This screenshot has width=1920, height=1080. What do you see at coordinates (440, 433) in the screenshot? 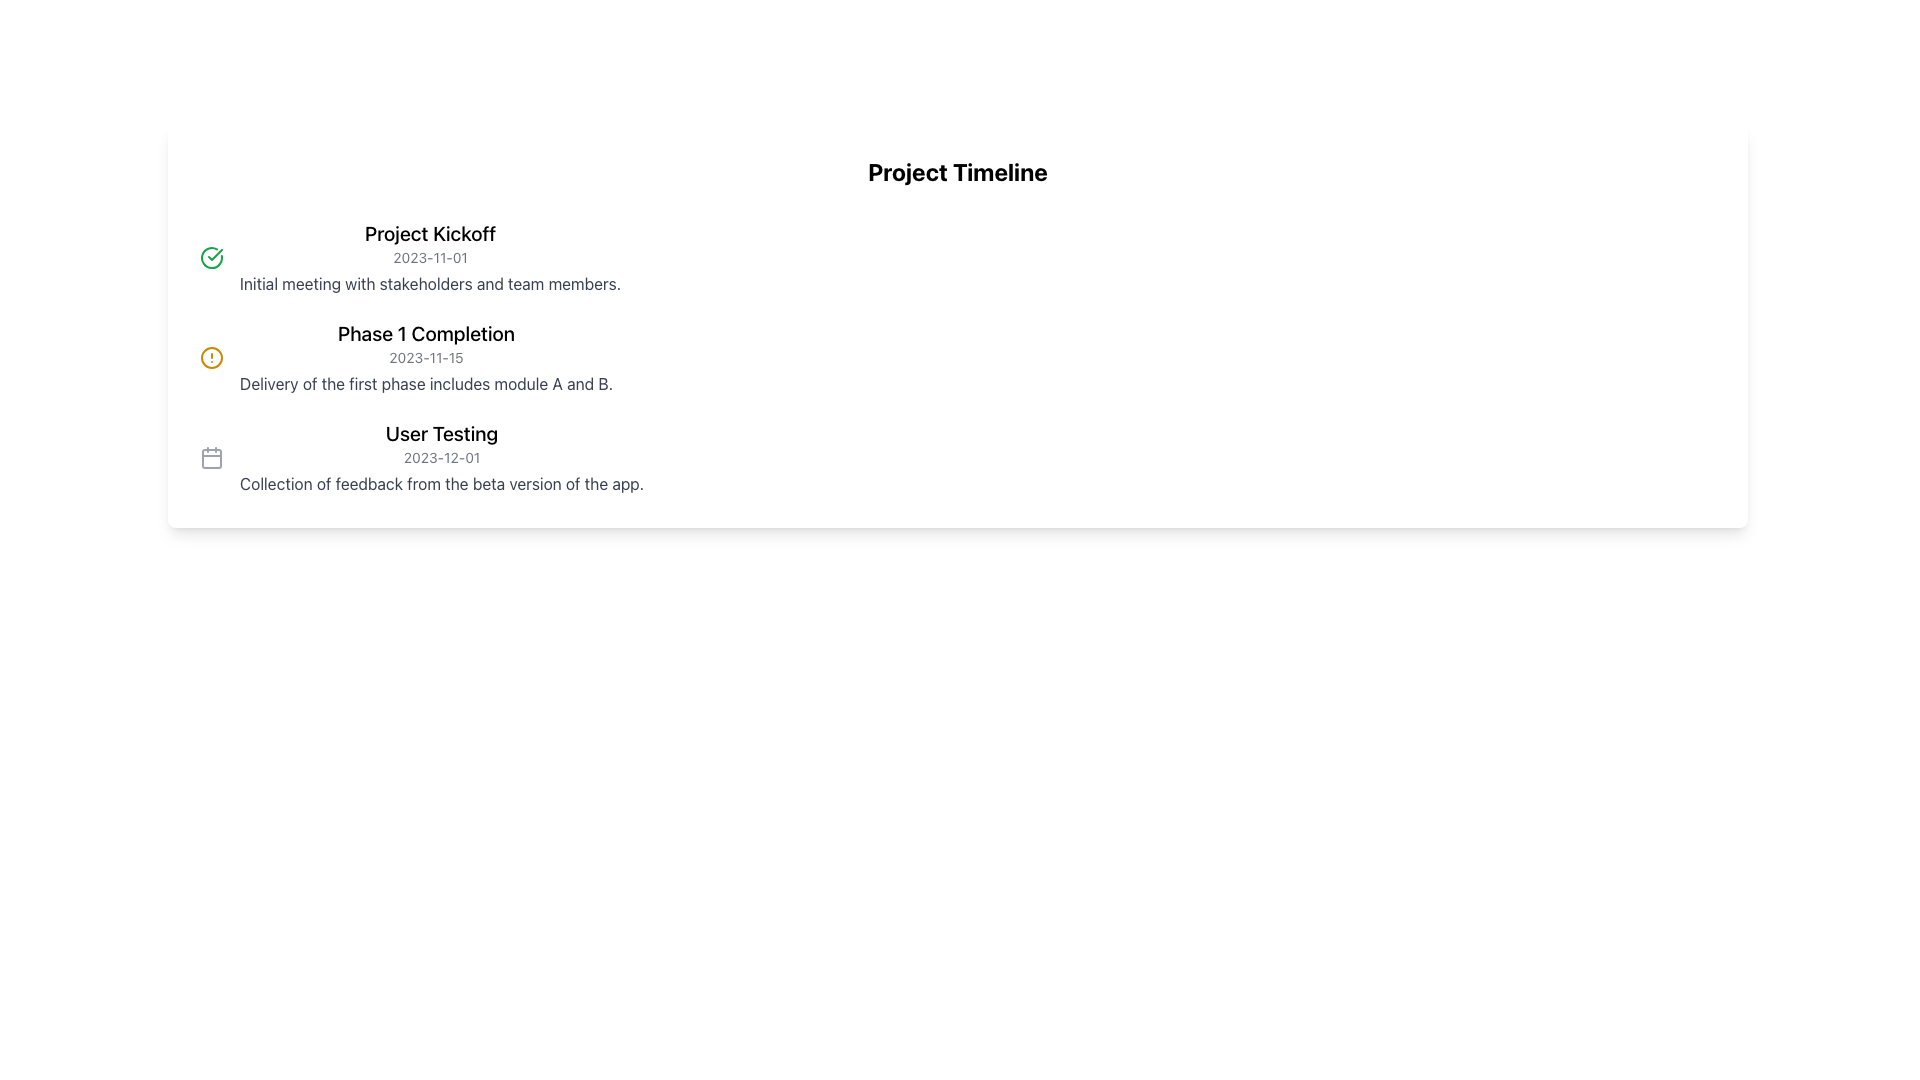
I see `the text label displaying 'User Testing', which is bold and larger in font, positioned above the date '2023-12-01' within the 'Project Timeline' section` at bounding box center [440, 433].